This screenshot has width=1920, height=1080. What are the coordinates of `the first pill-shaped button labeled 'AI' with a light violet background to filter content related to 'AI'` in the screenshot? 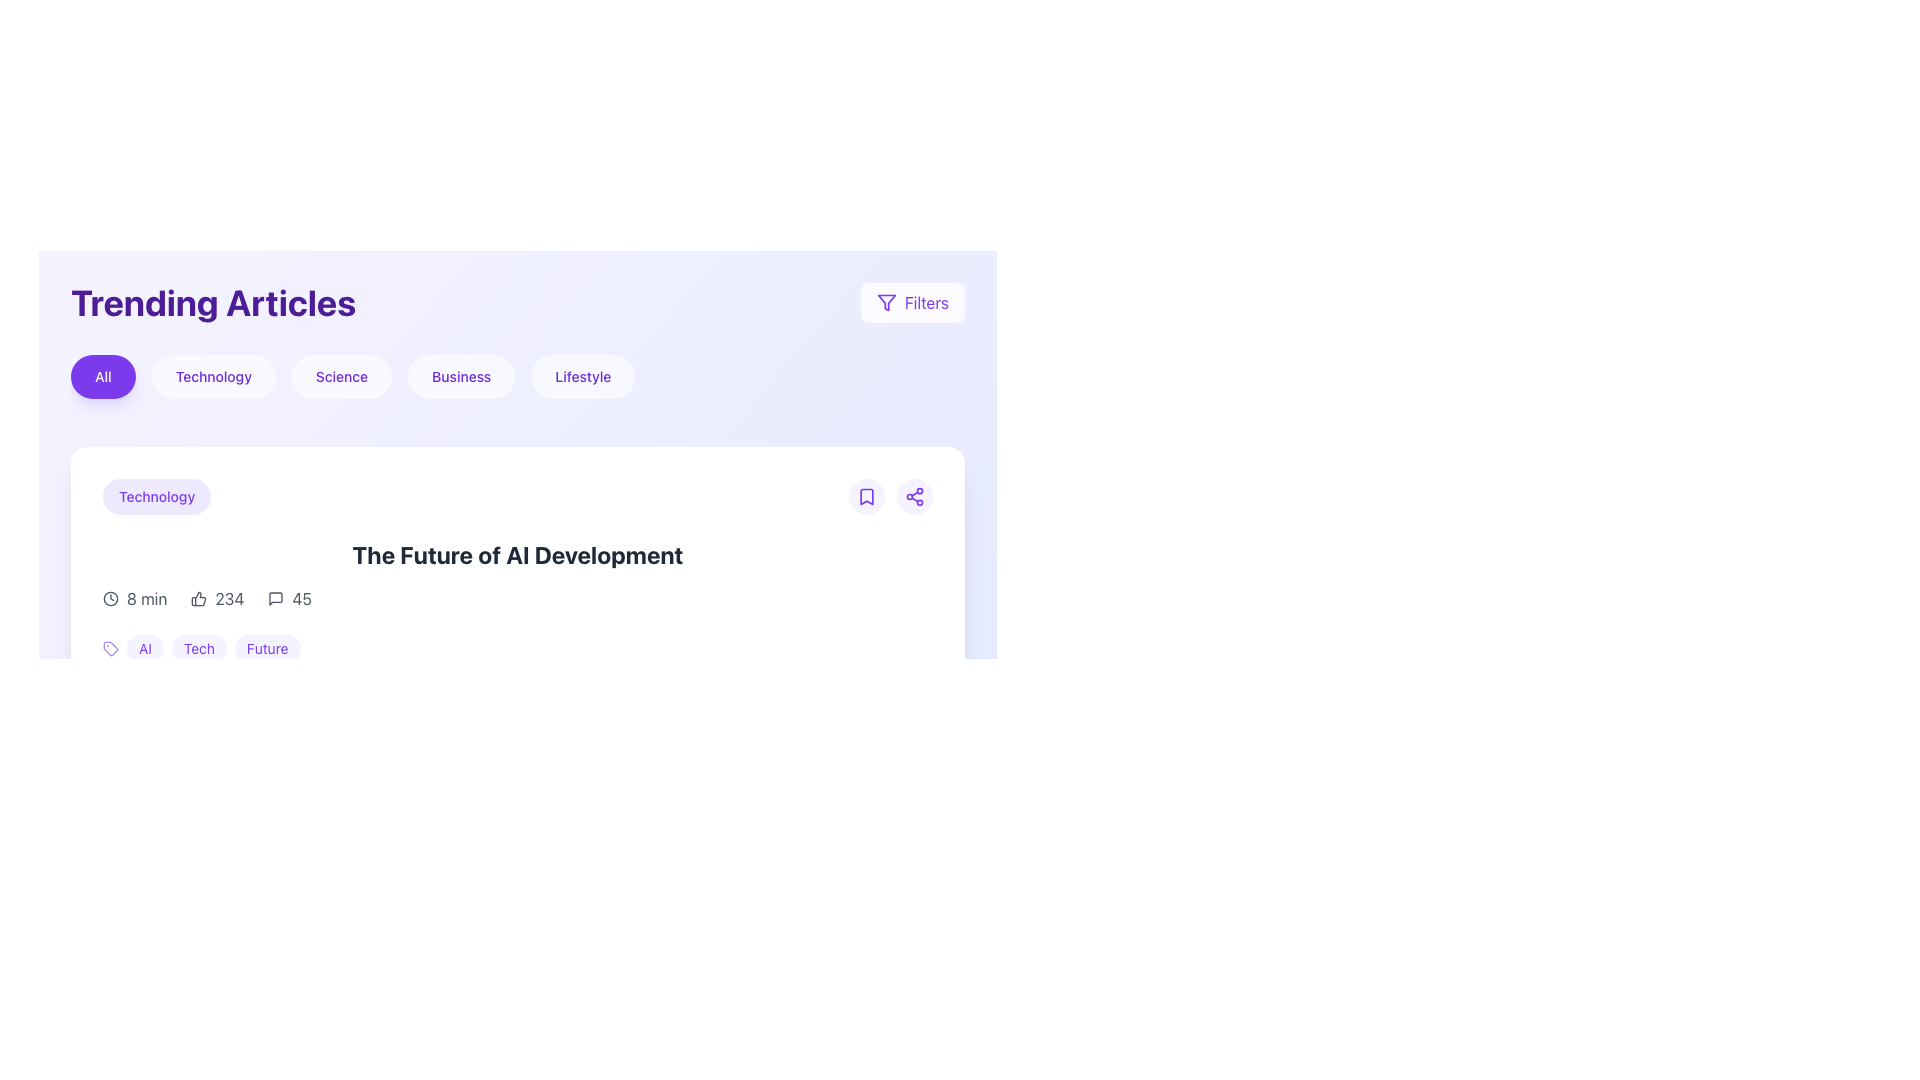 It's located at (144, 648).